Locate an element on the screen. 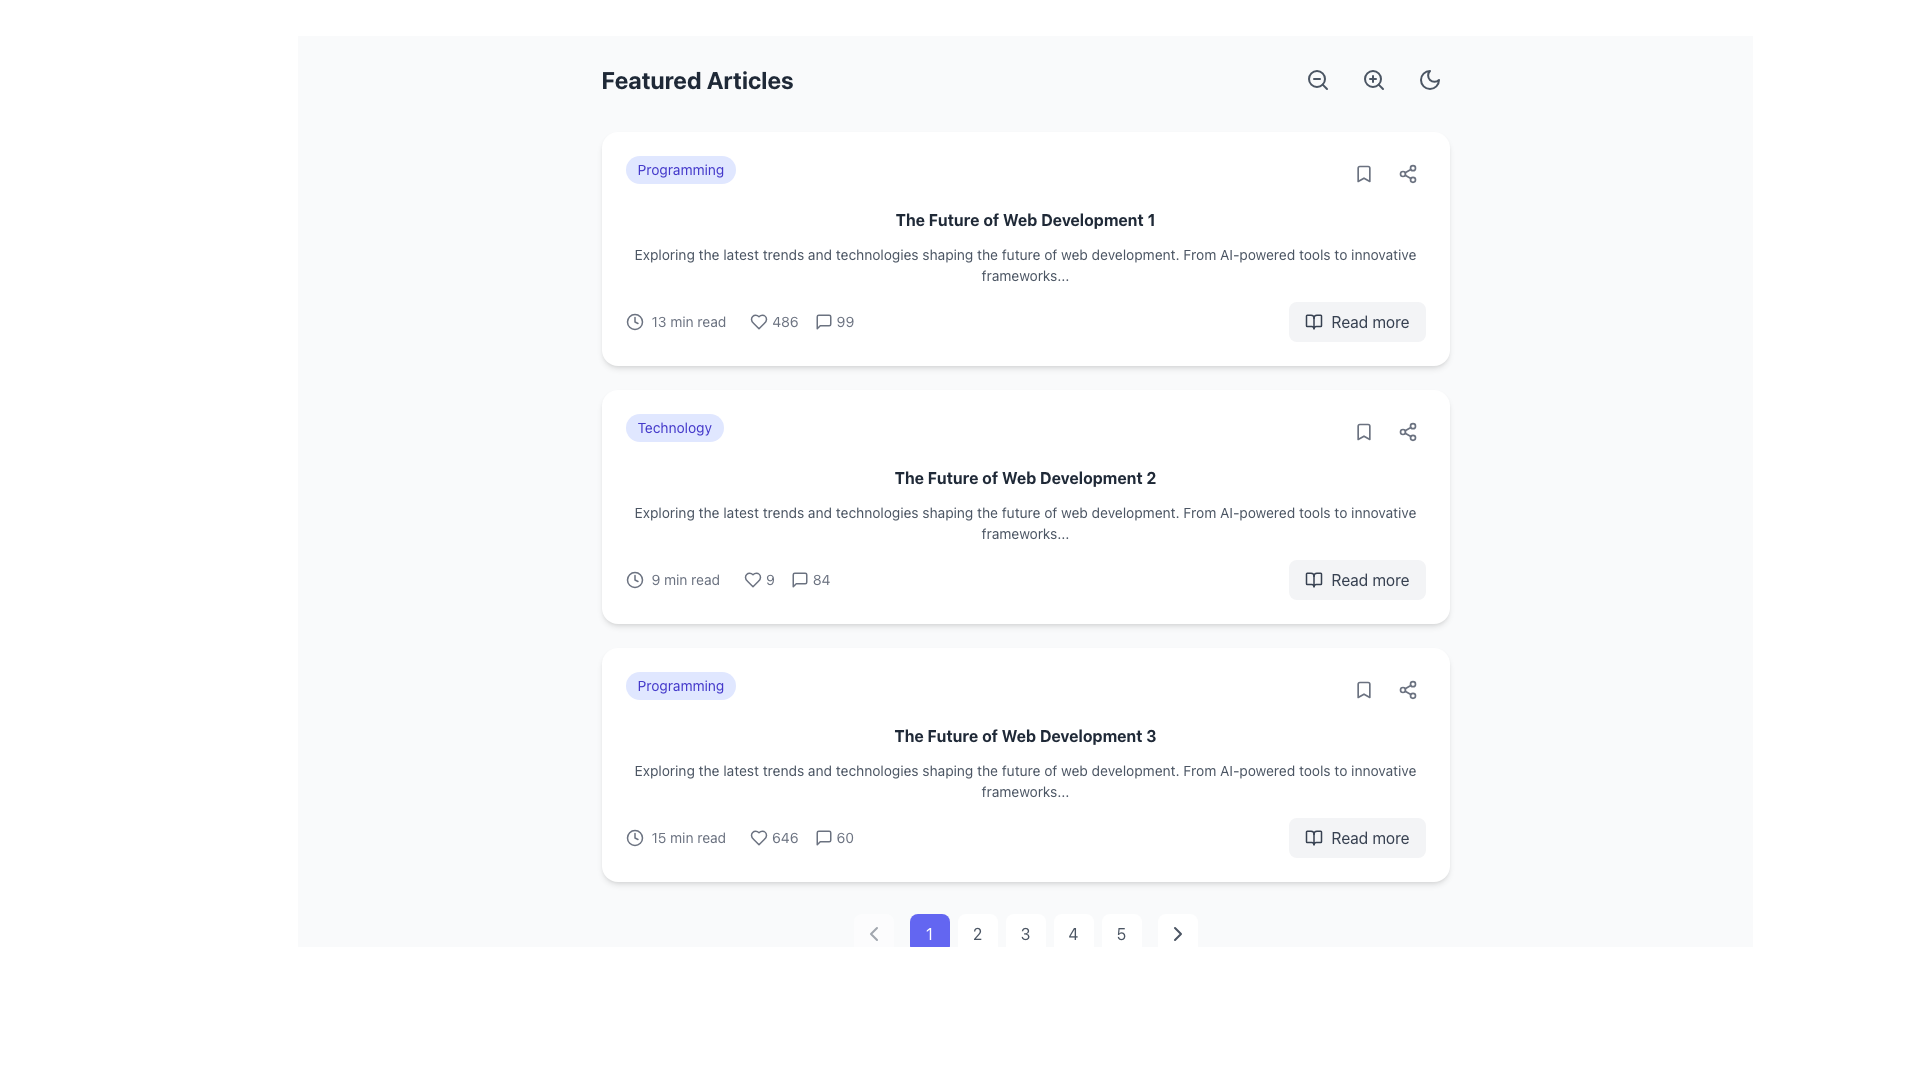 This screenshot has height=1080, width=1920. the pill-shaped label with the text 'Technology' that is located in the upper section of the second article card, aligned to the left edge above the article title is located at coordinates (674, 427).